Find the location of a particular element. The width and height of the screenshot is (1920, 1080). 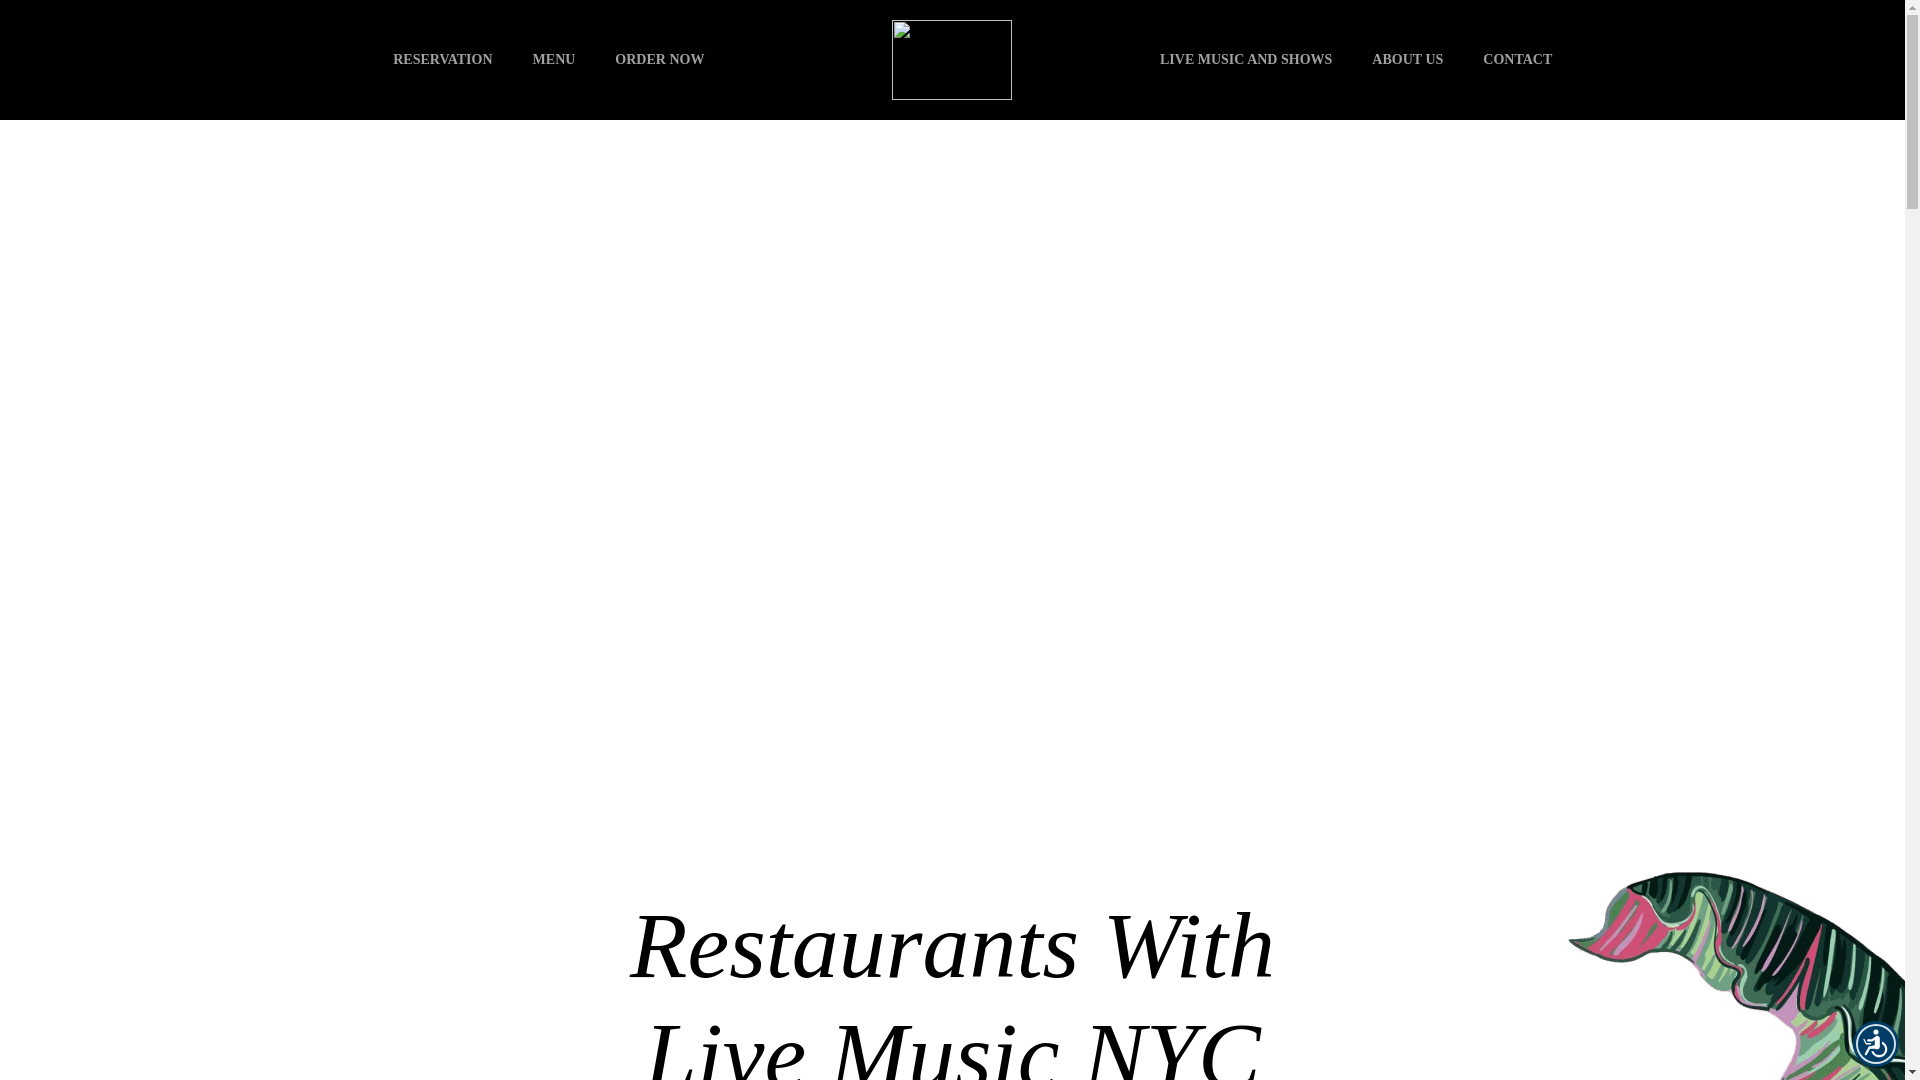

'RESERVATION' is located at coordinates (441, 59).